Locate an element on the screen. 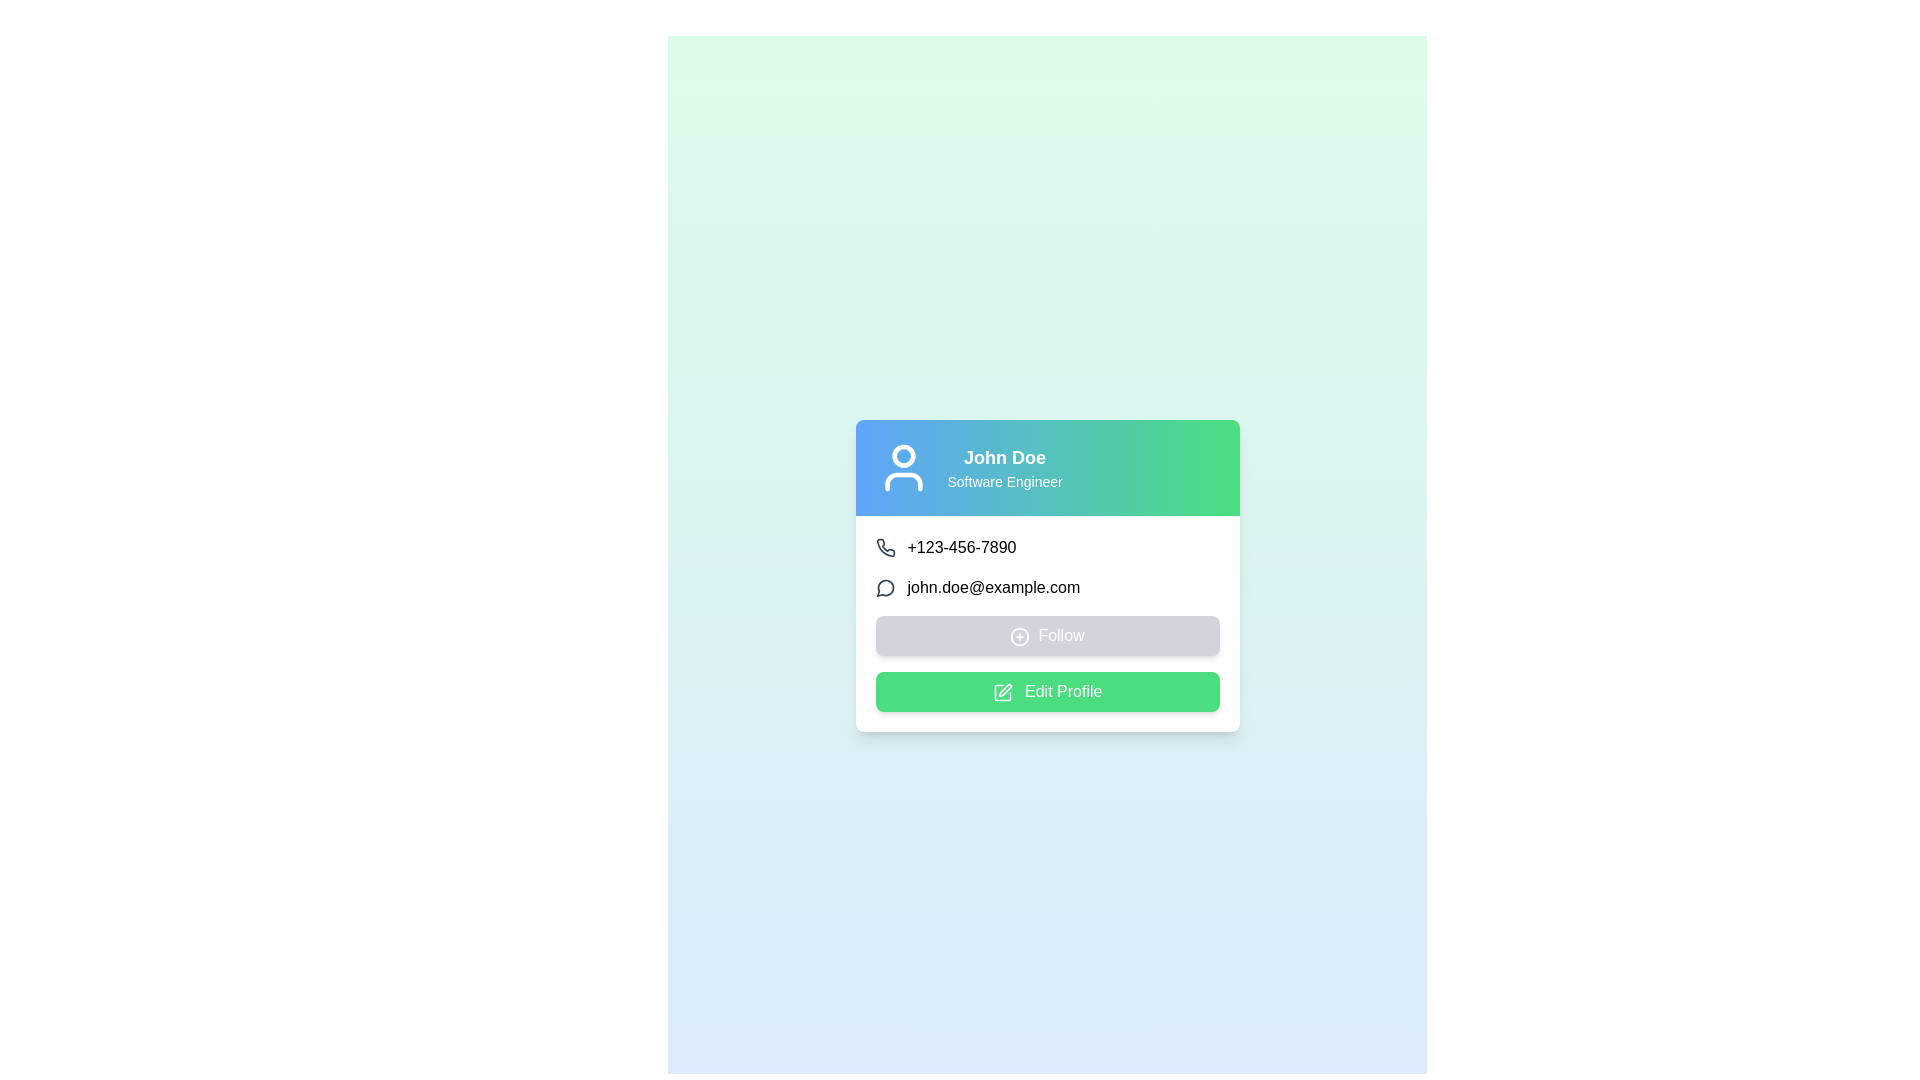 The image size is (1920, 1080). the messaging icon located to the left of the email address 'john.doe@example.com', which serves as a visual indicator for communication features is located at coordinates (884, 586).